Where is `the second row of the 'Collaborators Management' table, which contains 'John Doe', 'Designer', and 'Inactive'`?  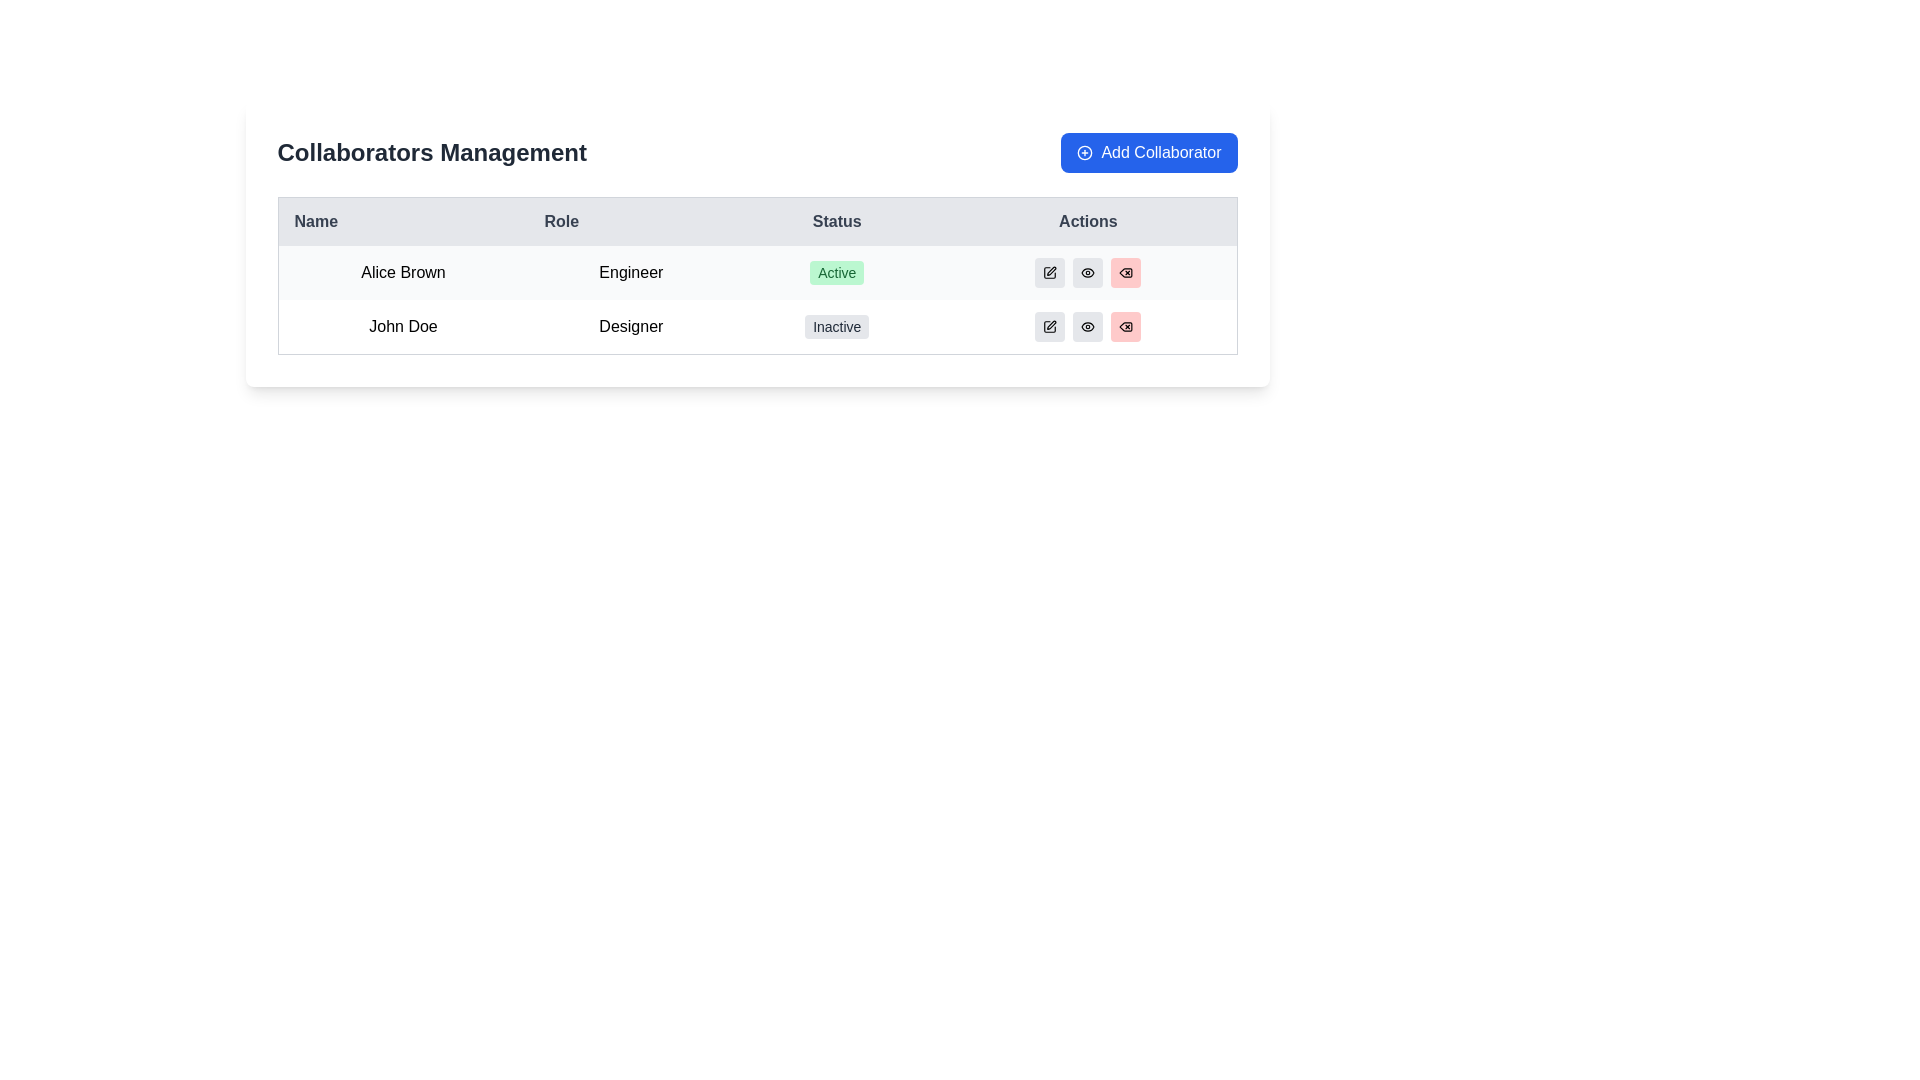
the second row of the 'Collaborators Management' table, which contains 'John Doe', 'Designer', and 'Inactive' is located at coordinates (756, 326).